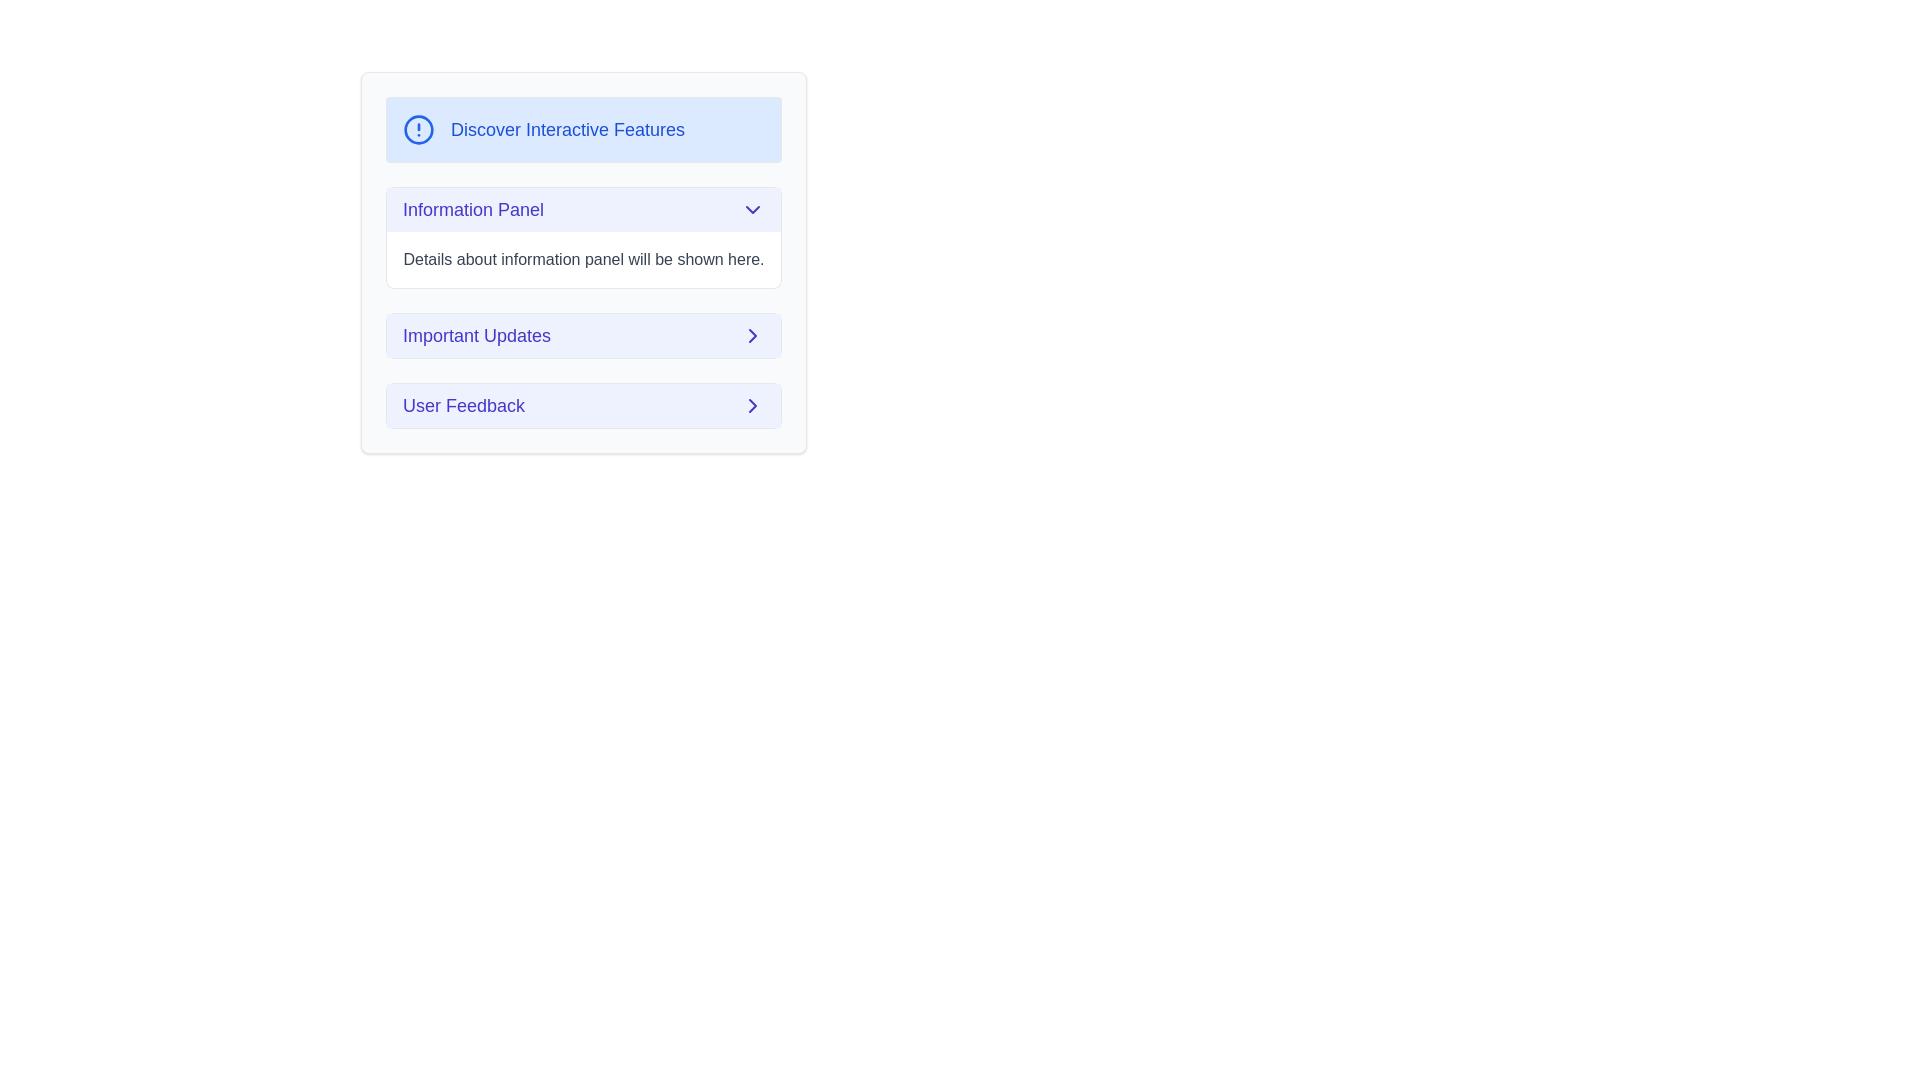 This screenshot has height=1080, width=1920. Describe the element at coordinates (463, 405) in the screenshot. I see `the 'User Feedback' label, which is styled in bold blue text on a light indigo background, located in a sidebar below a chevron icon` at that location.